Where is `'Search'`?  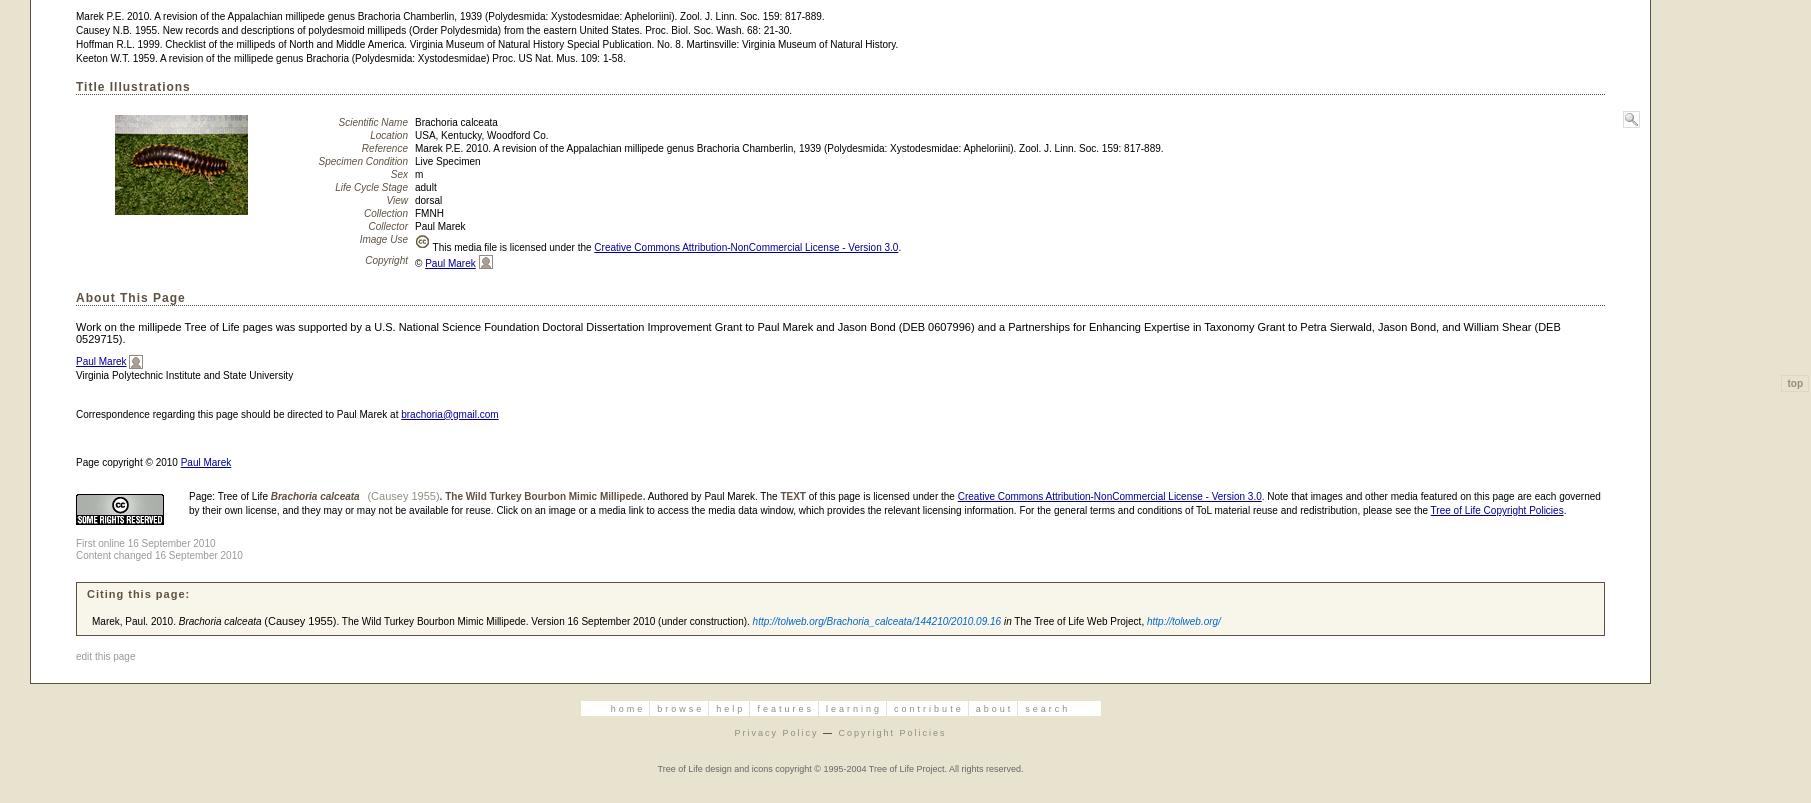
'Search' is located at coordinates (1047, 707).